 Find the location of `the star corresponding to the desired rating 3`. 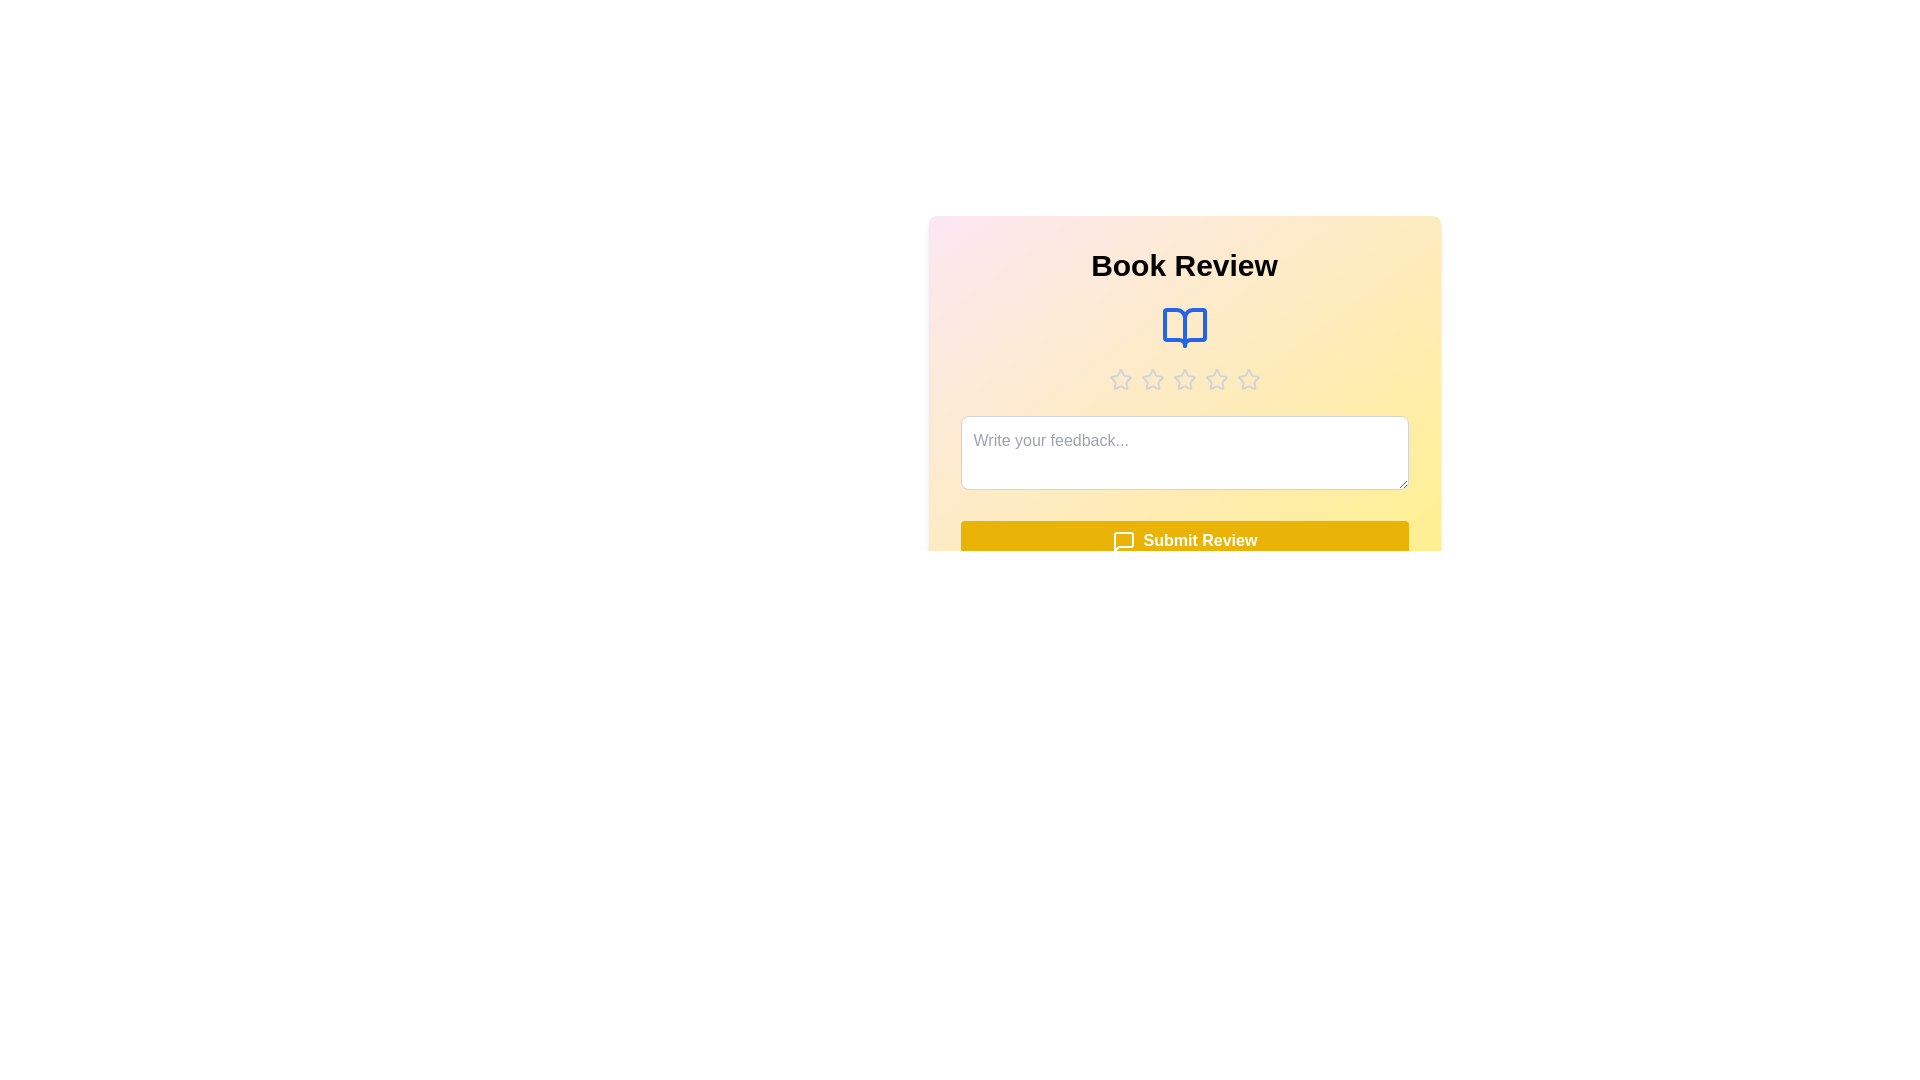

the star corresponding to the desired rating 3 is located at coordinates (1184, 380).